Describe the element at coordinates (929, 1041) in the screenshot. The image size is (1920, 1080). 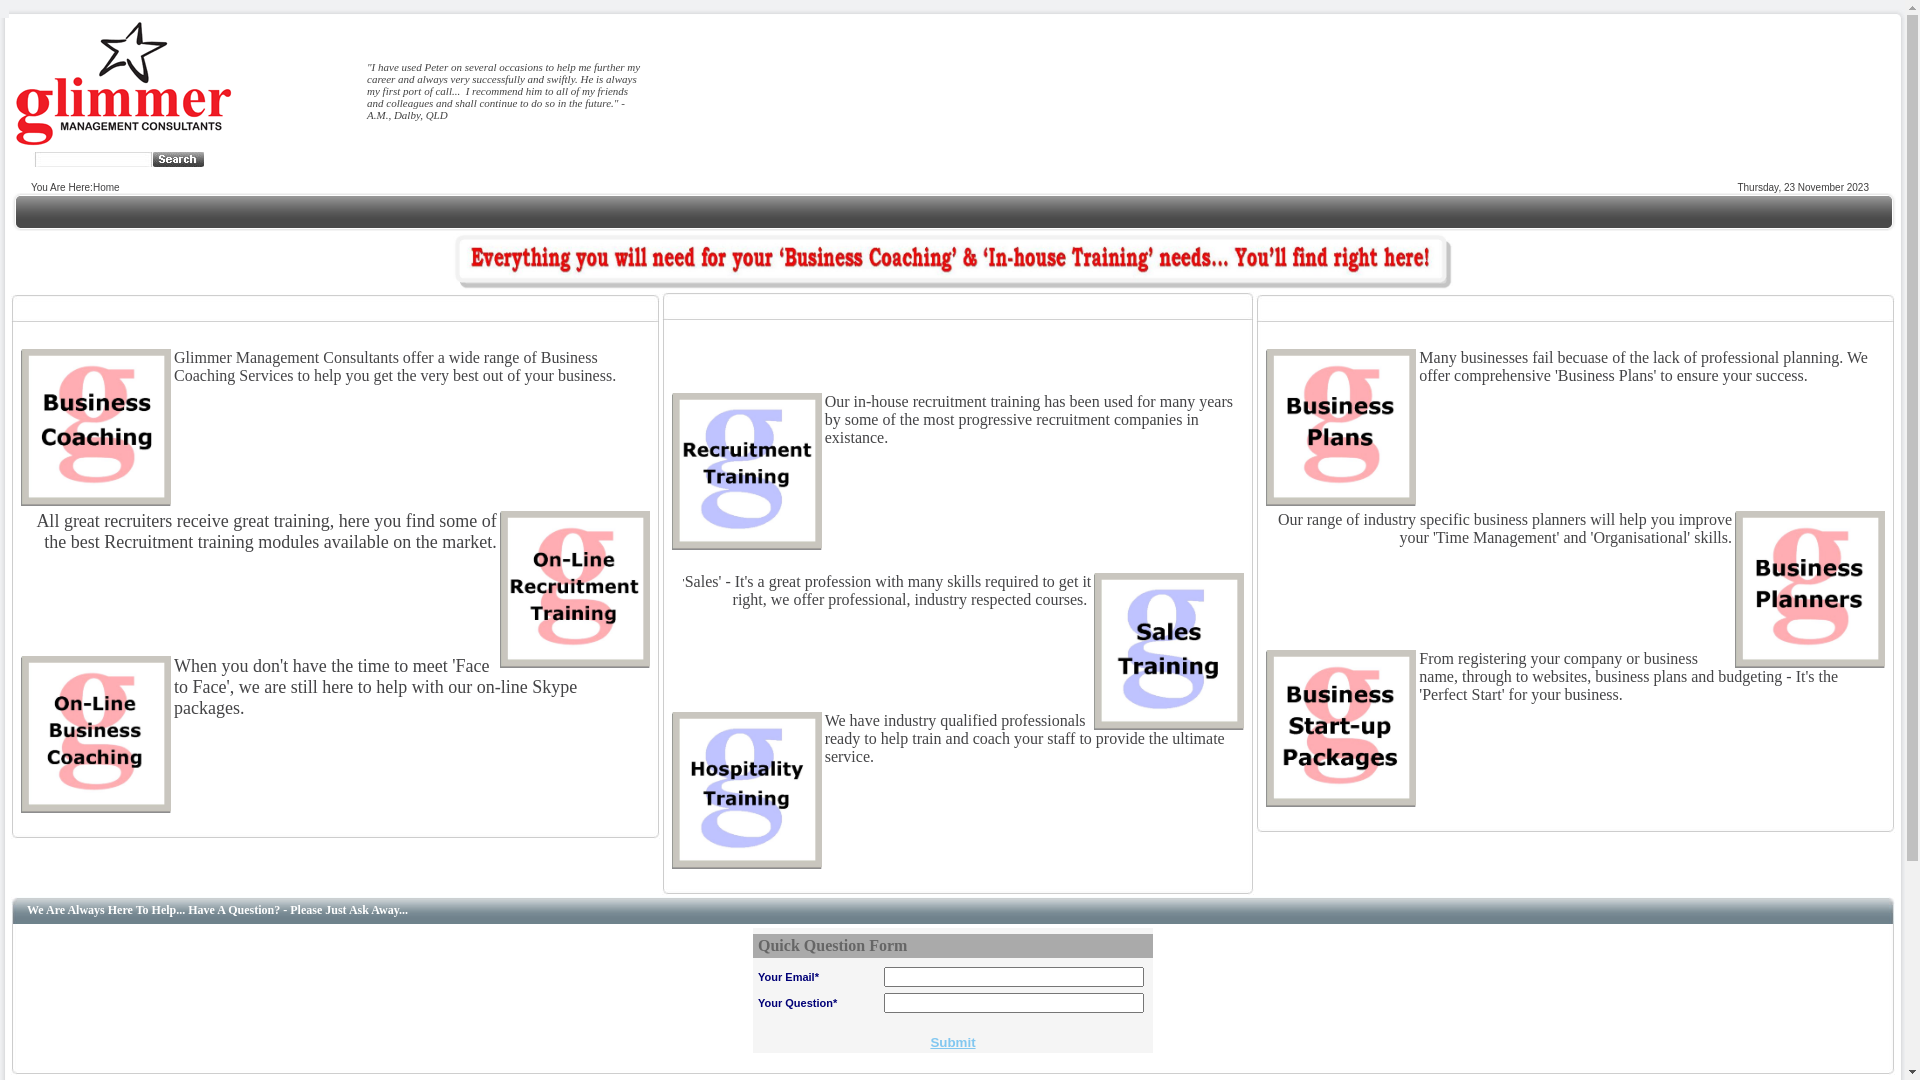
I see `'Submit'` at that location.